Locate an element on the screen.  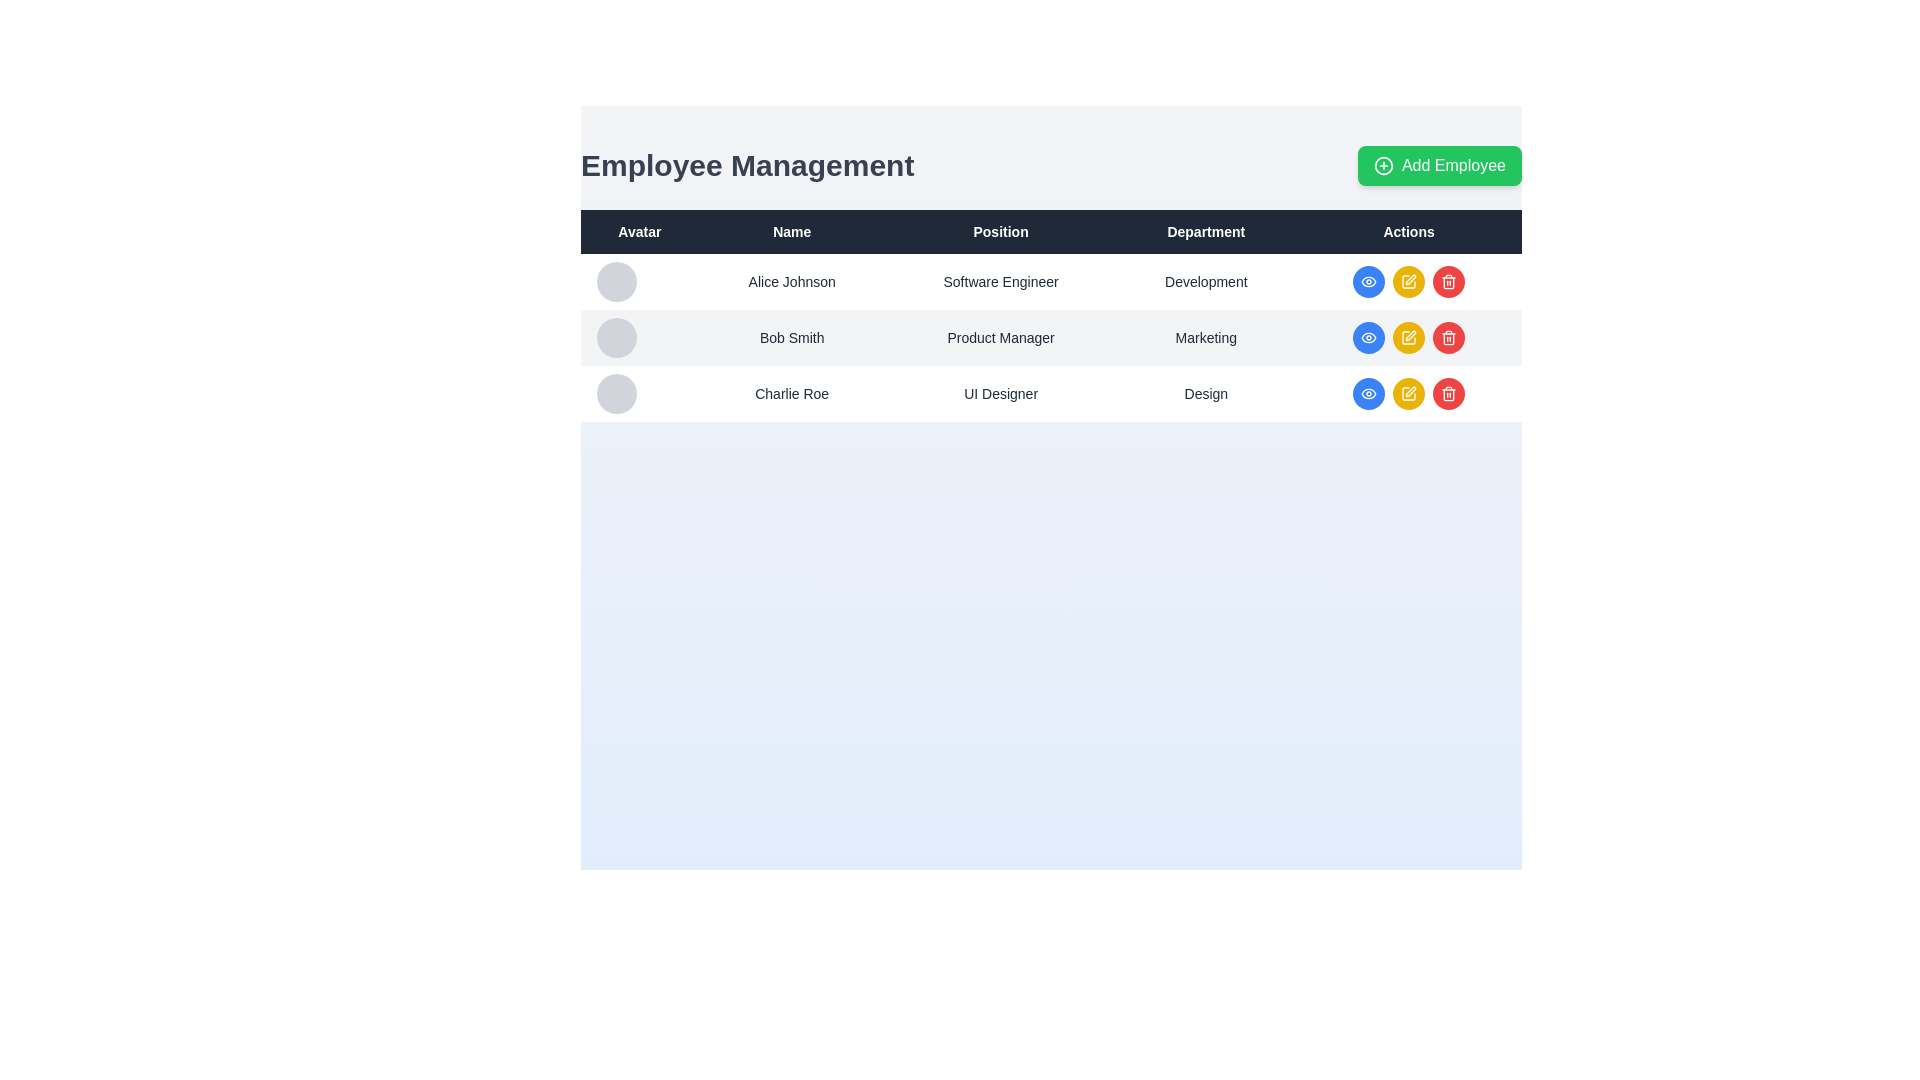
the editing icon in the 'Actions' column of the last row in the employee table is located at coordinates (1410, 392).